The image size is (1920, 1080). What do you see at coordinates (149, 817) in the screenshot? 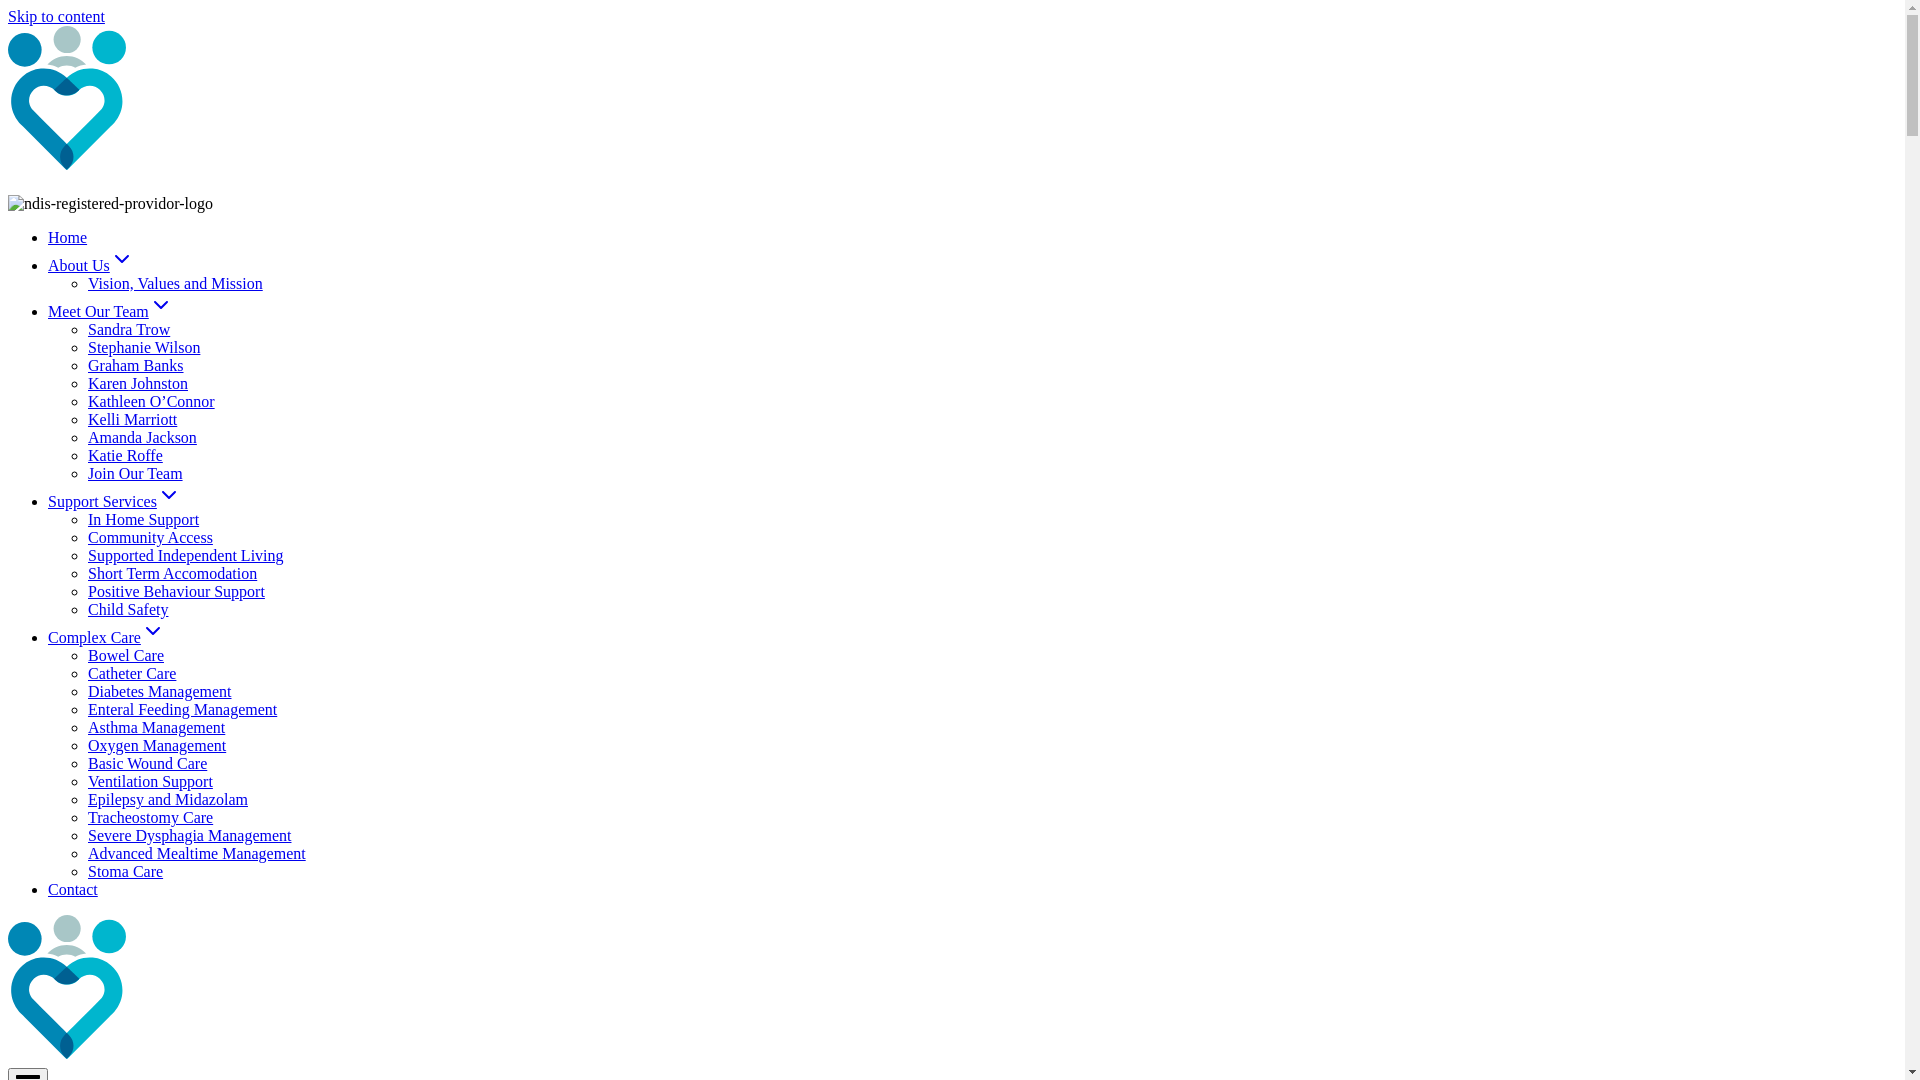
I see `'Tracheostomy Care'` at bounding box center [149, 817].